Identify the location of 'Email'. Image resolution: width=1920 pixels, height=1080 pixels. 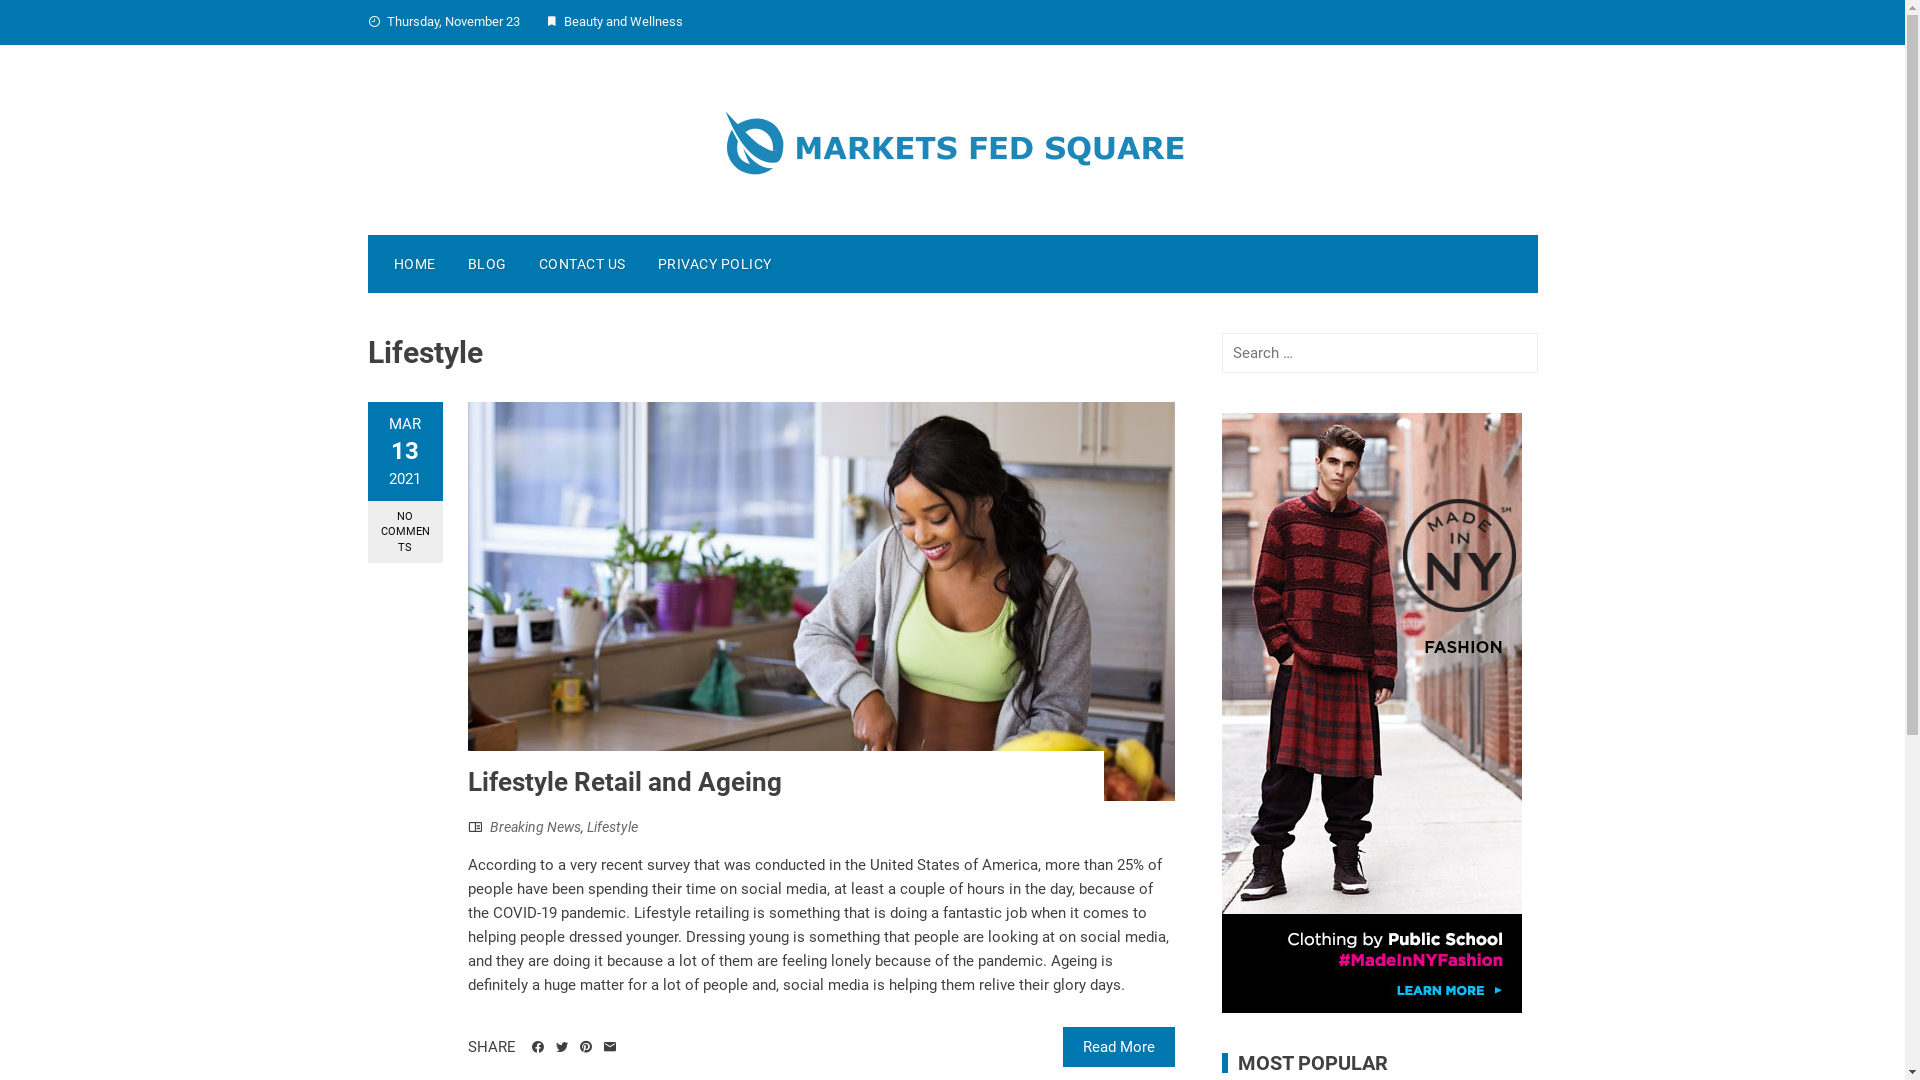
(597, 1045).